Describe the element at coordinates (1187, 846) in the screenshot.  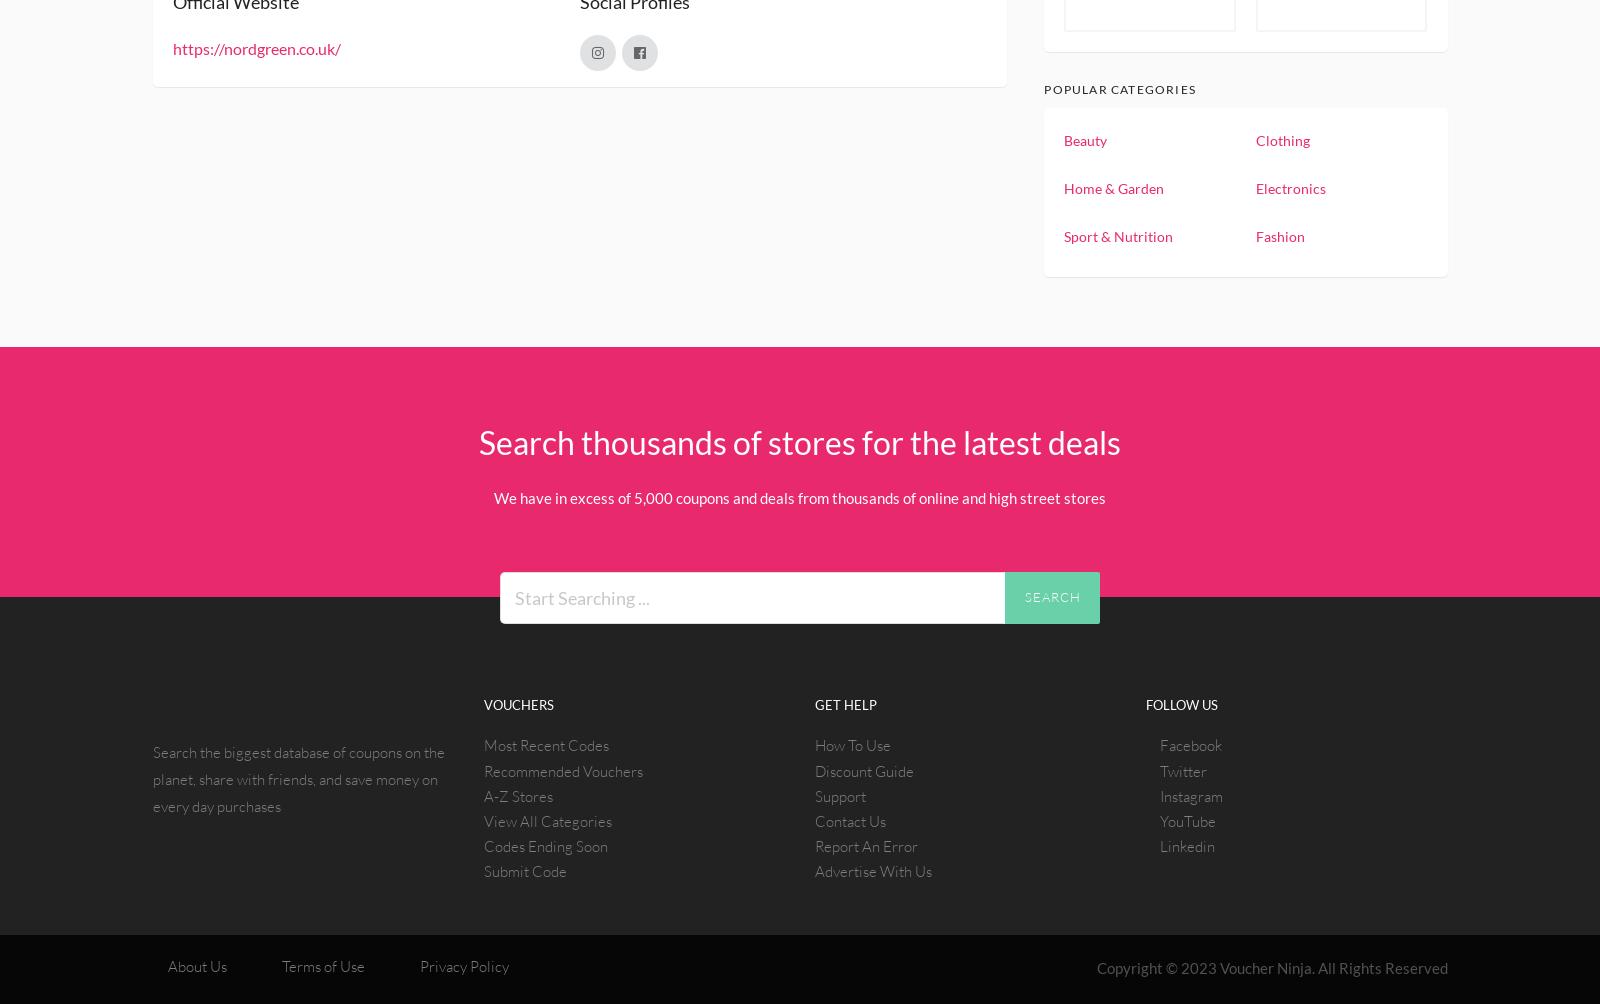
I see `'Linkedin'` at that location.